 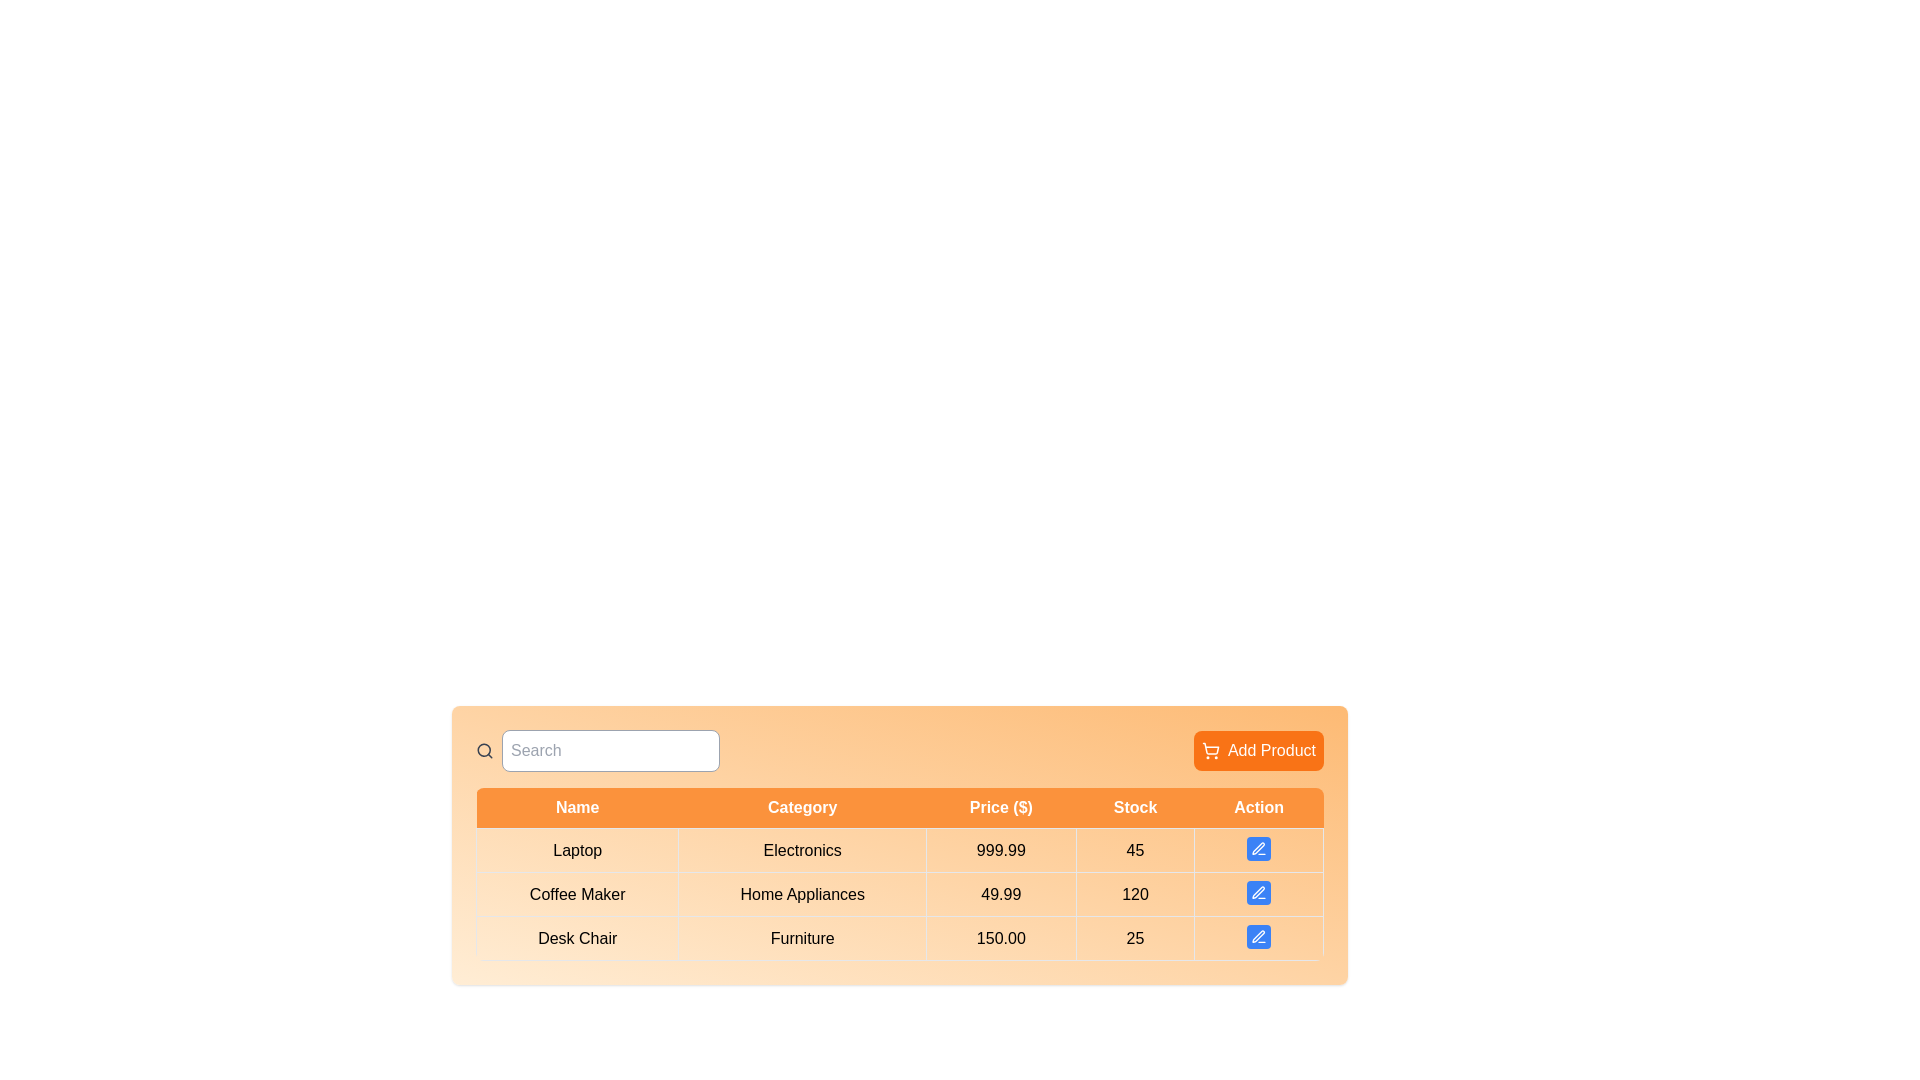 I want to click on the table cell displaying 'Coffee Maker' in bold black font with an orange background, located in the second row under the 'Name' column, so click(x=576, y=893).